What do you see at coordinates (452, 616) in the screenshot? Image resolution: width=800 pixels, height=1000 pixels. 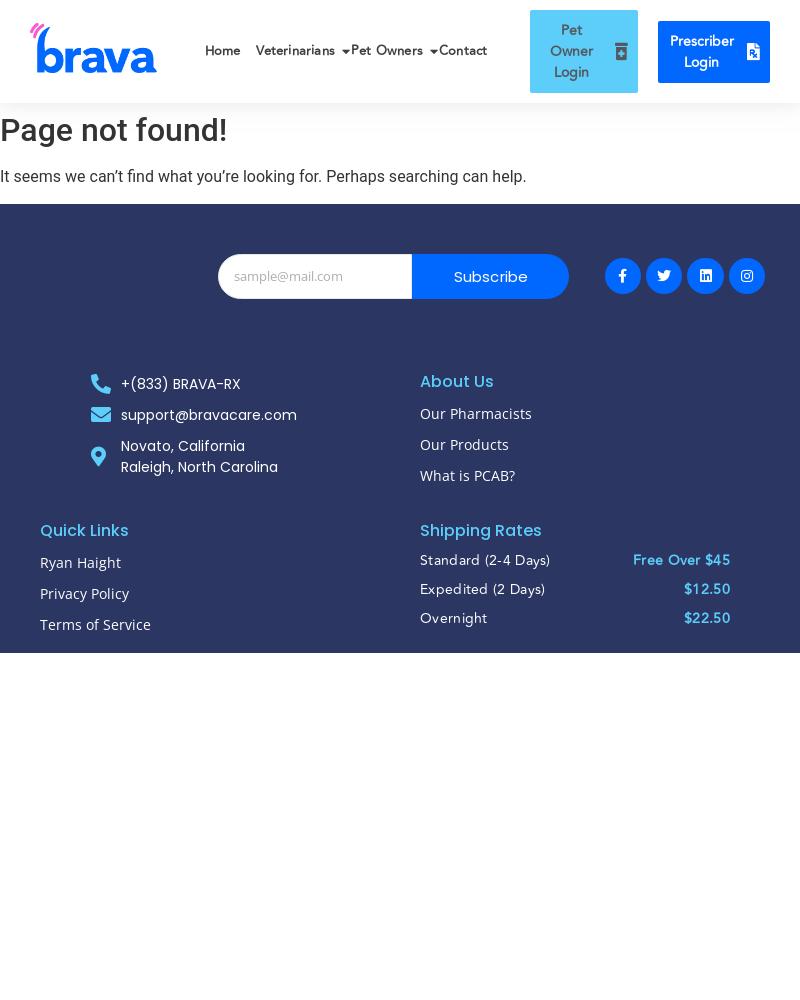 I see `'Overnight'` at bounding box center [452, 616].